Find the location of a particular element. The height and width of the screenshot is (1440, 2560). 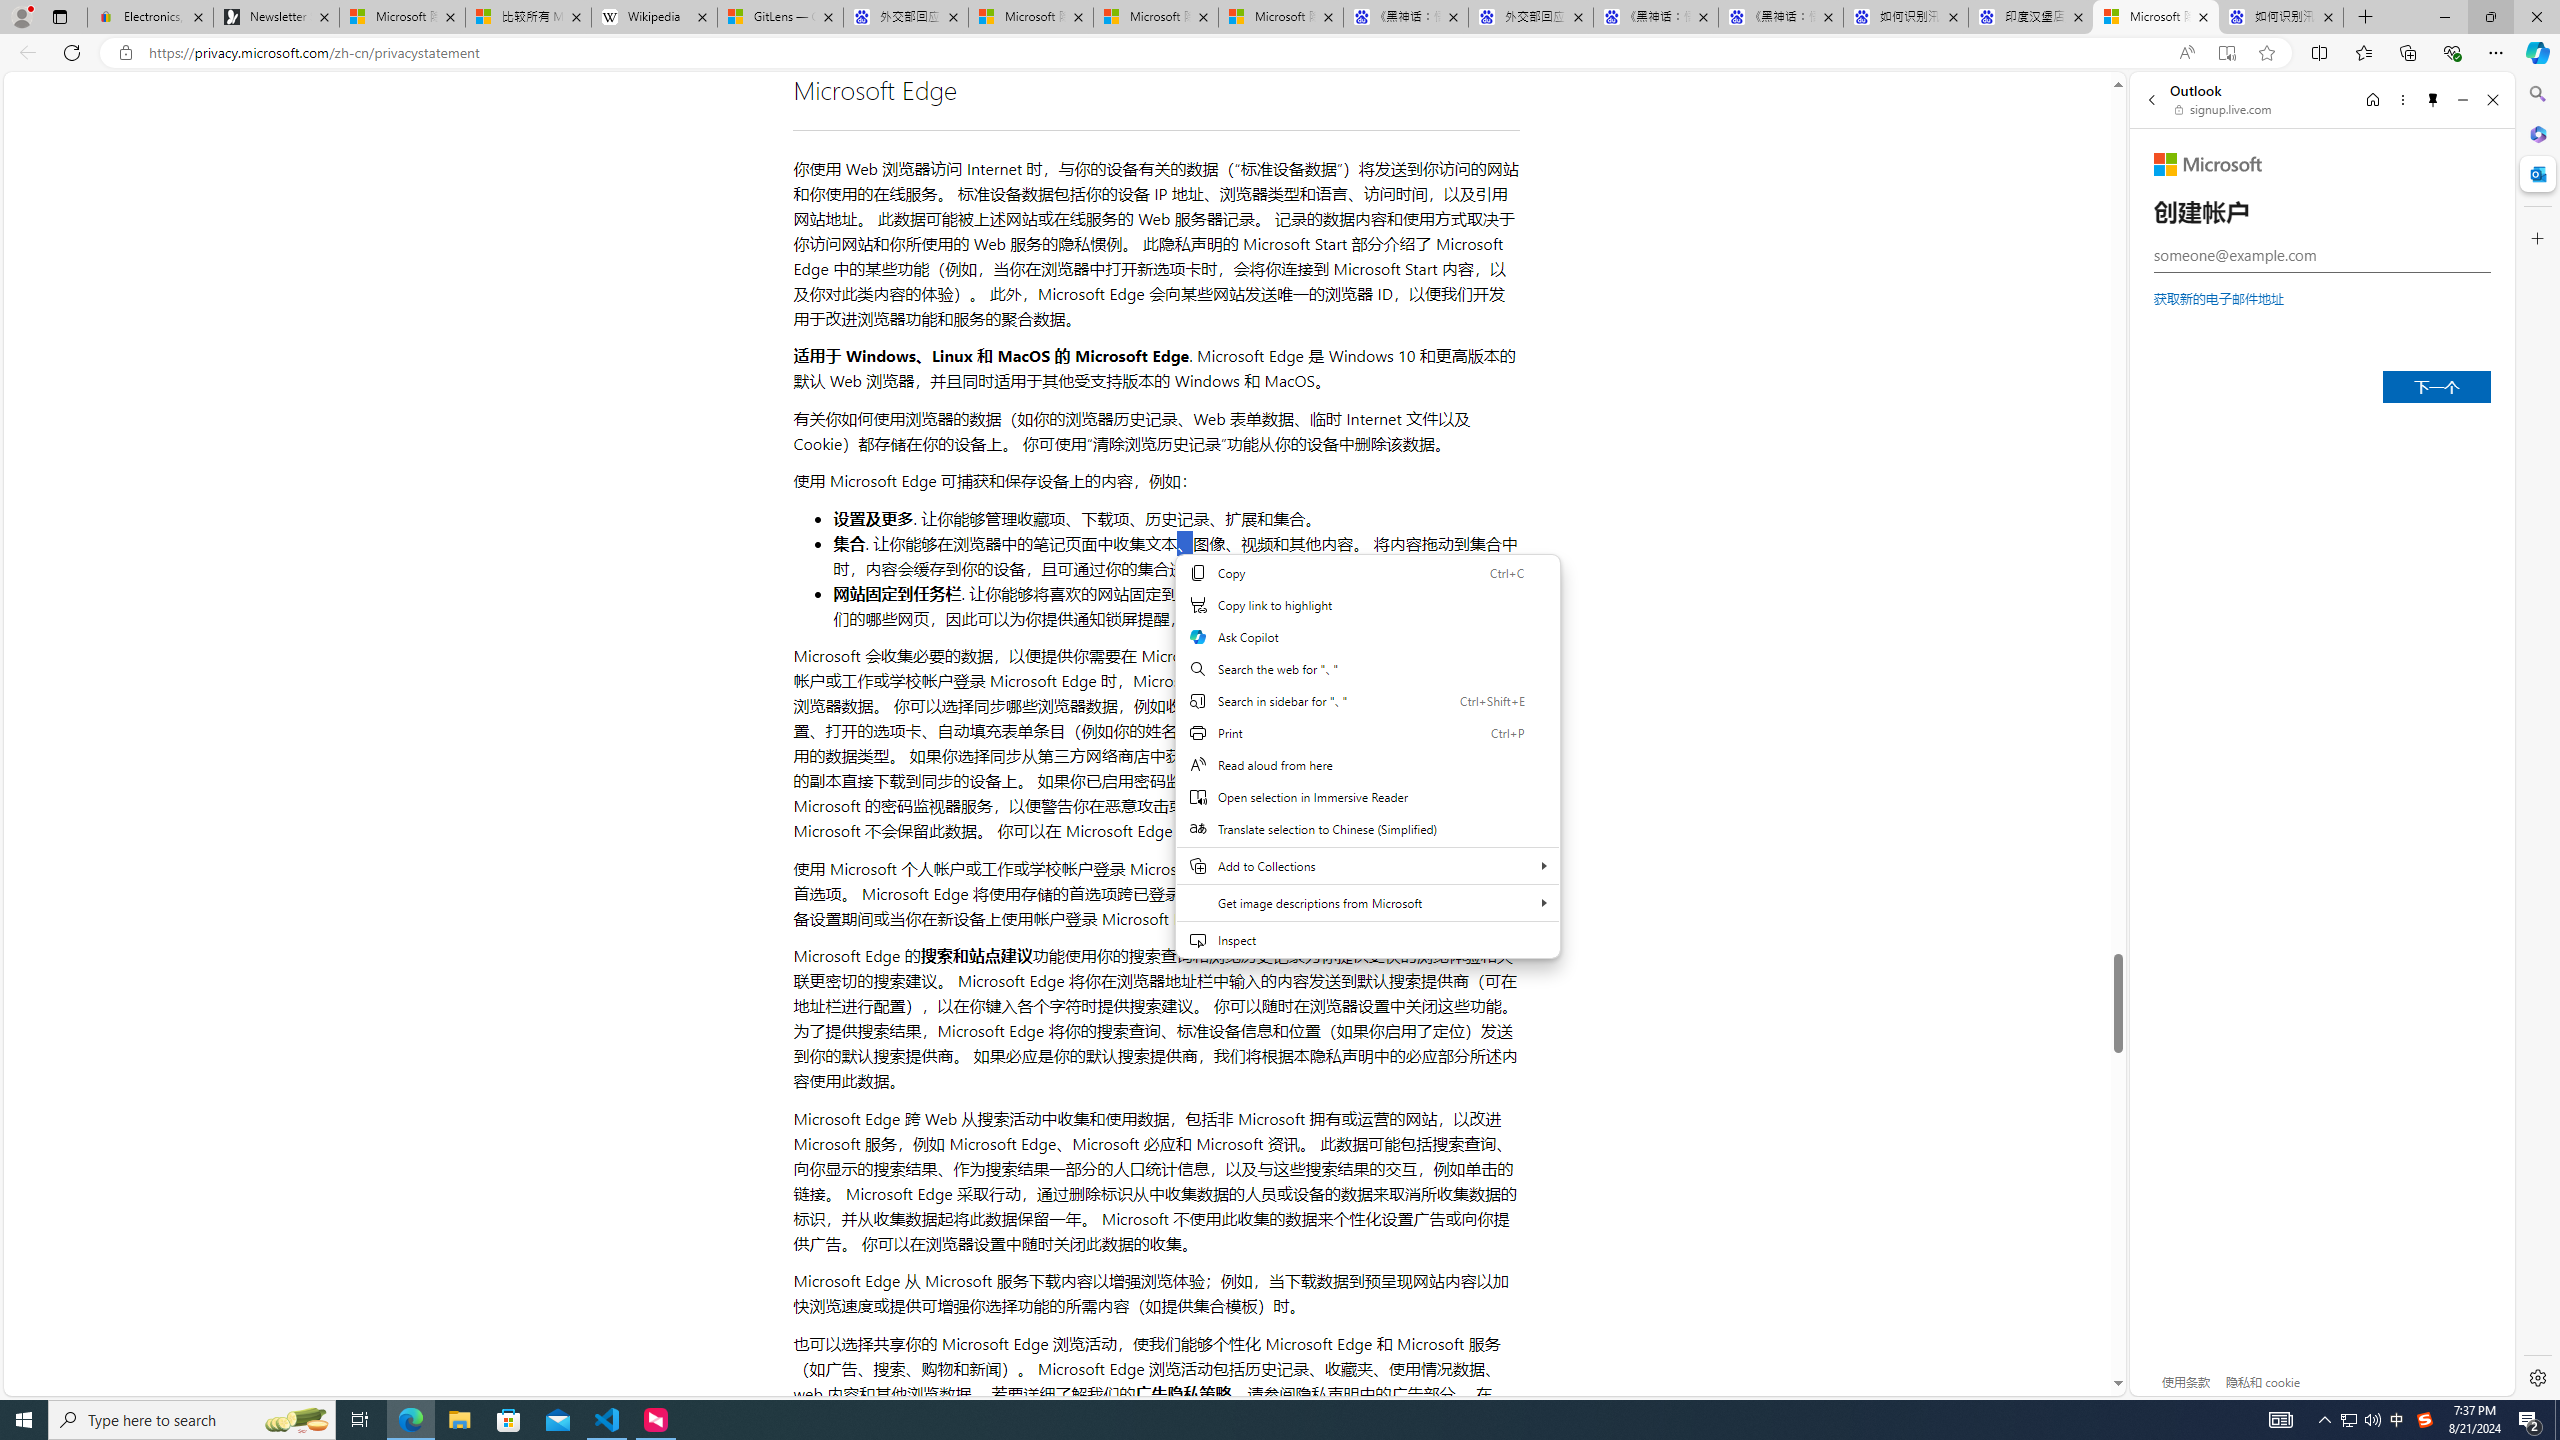

'Newsletter Sign Up' is located at coordinates (276, 16).